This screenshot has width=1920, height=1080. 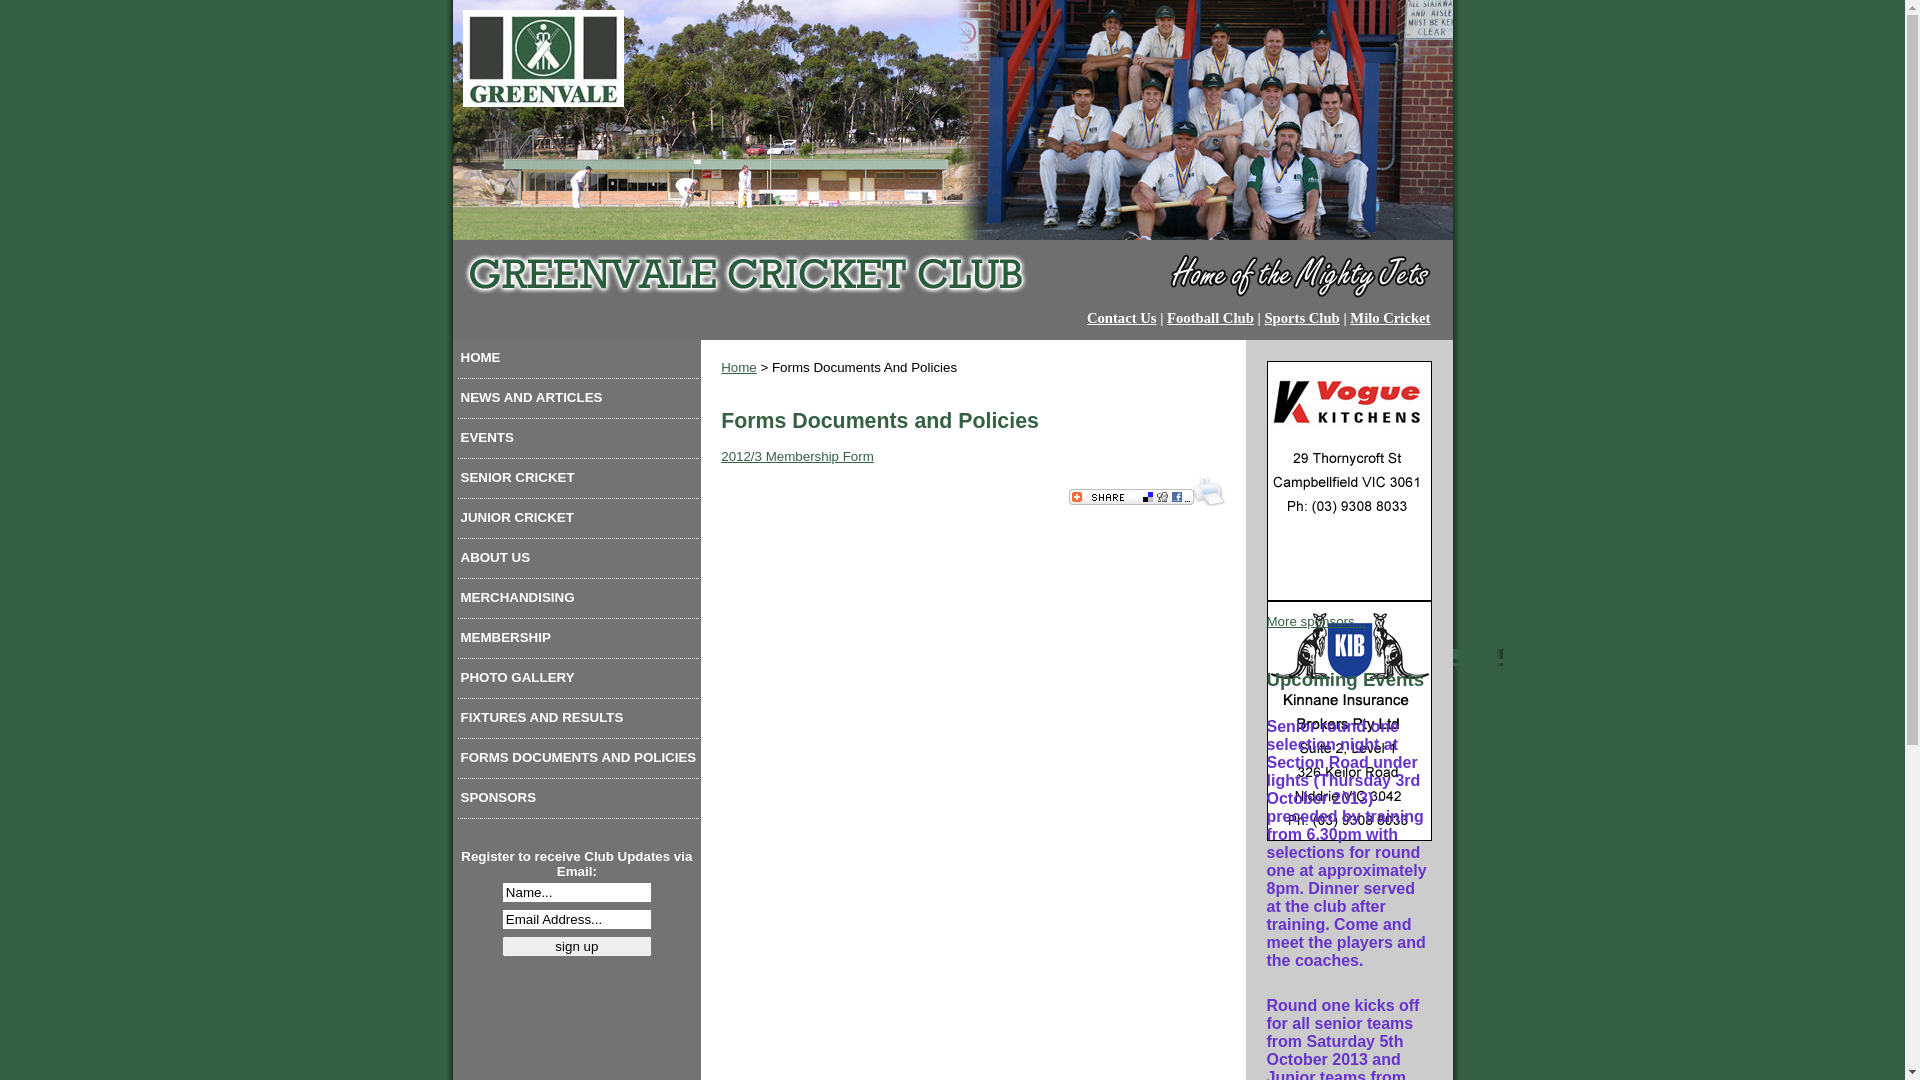 What do you see at coordinates (456, 562) in the screenshot?
I see `'ABOUT US'` at bounding box center [456, 562].